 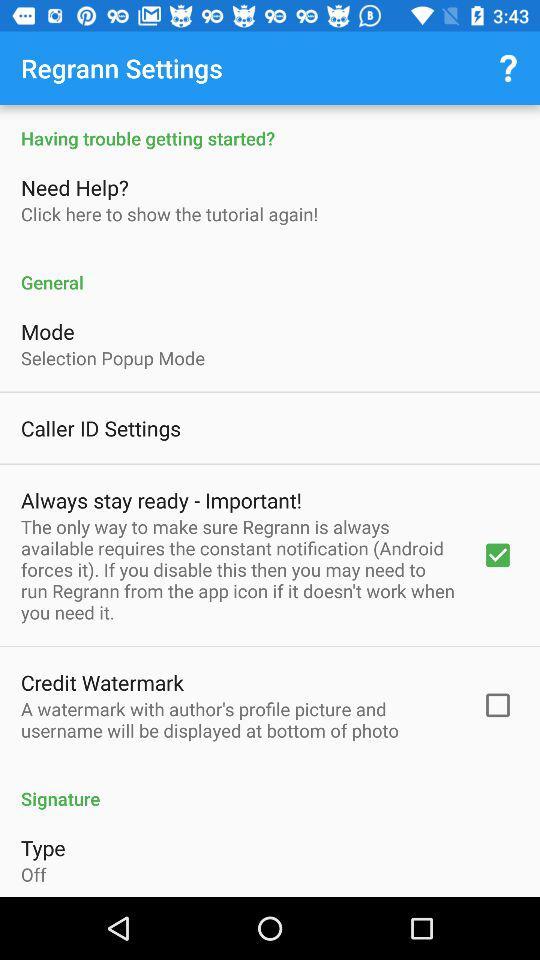 I want to click on the signature icon, so click(x=270, y=788).